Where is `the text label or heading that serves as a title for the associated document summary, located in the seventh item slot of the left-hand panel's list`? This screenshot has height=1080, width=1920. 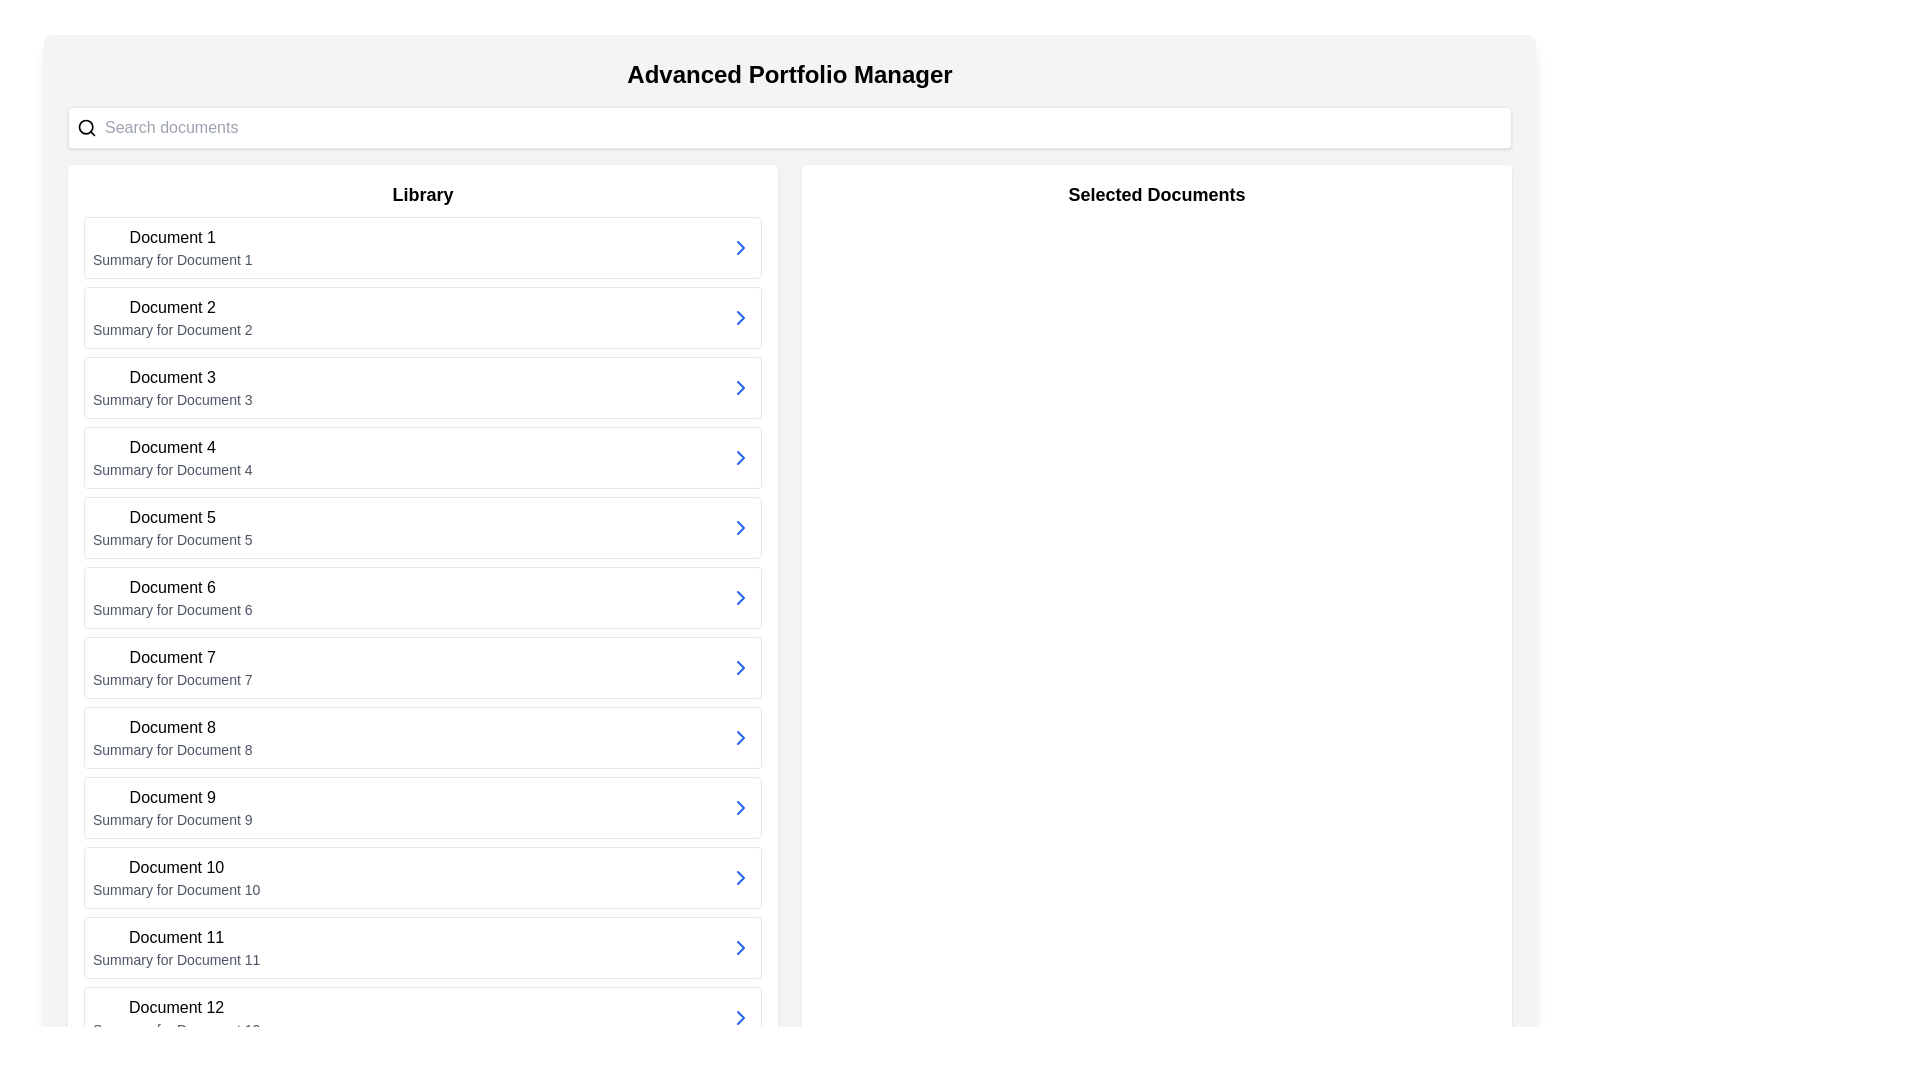 the text label or heading that serves as a title for the associated document summary, located in the seventh item slot of the left-hand panel's list is located at coordinates (172, 658).